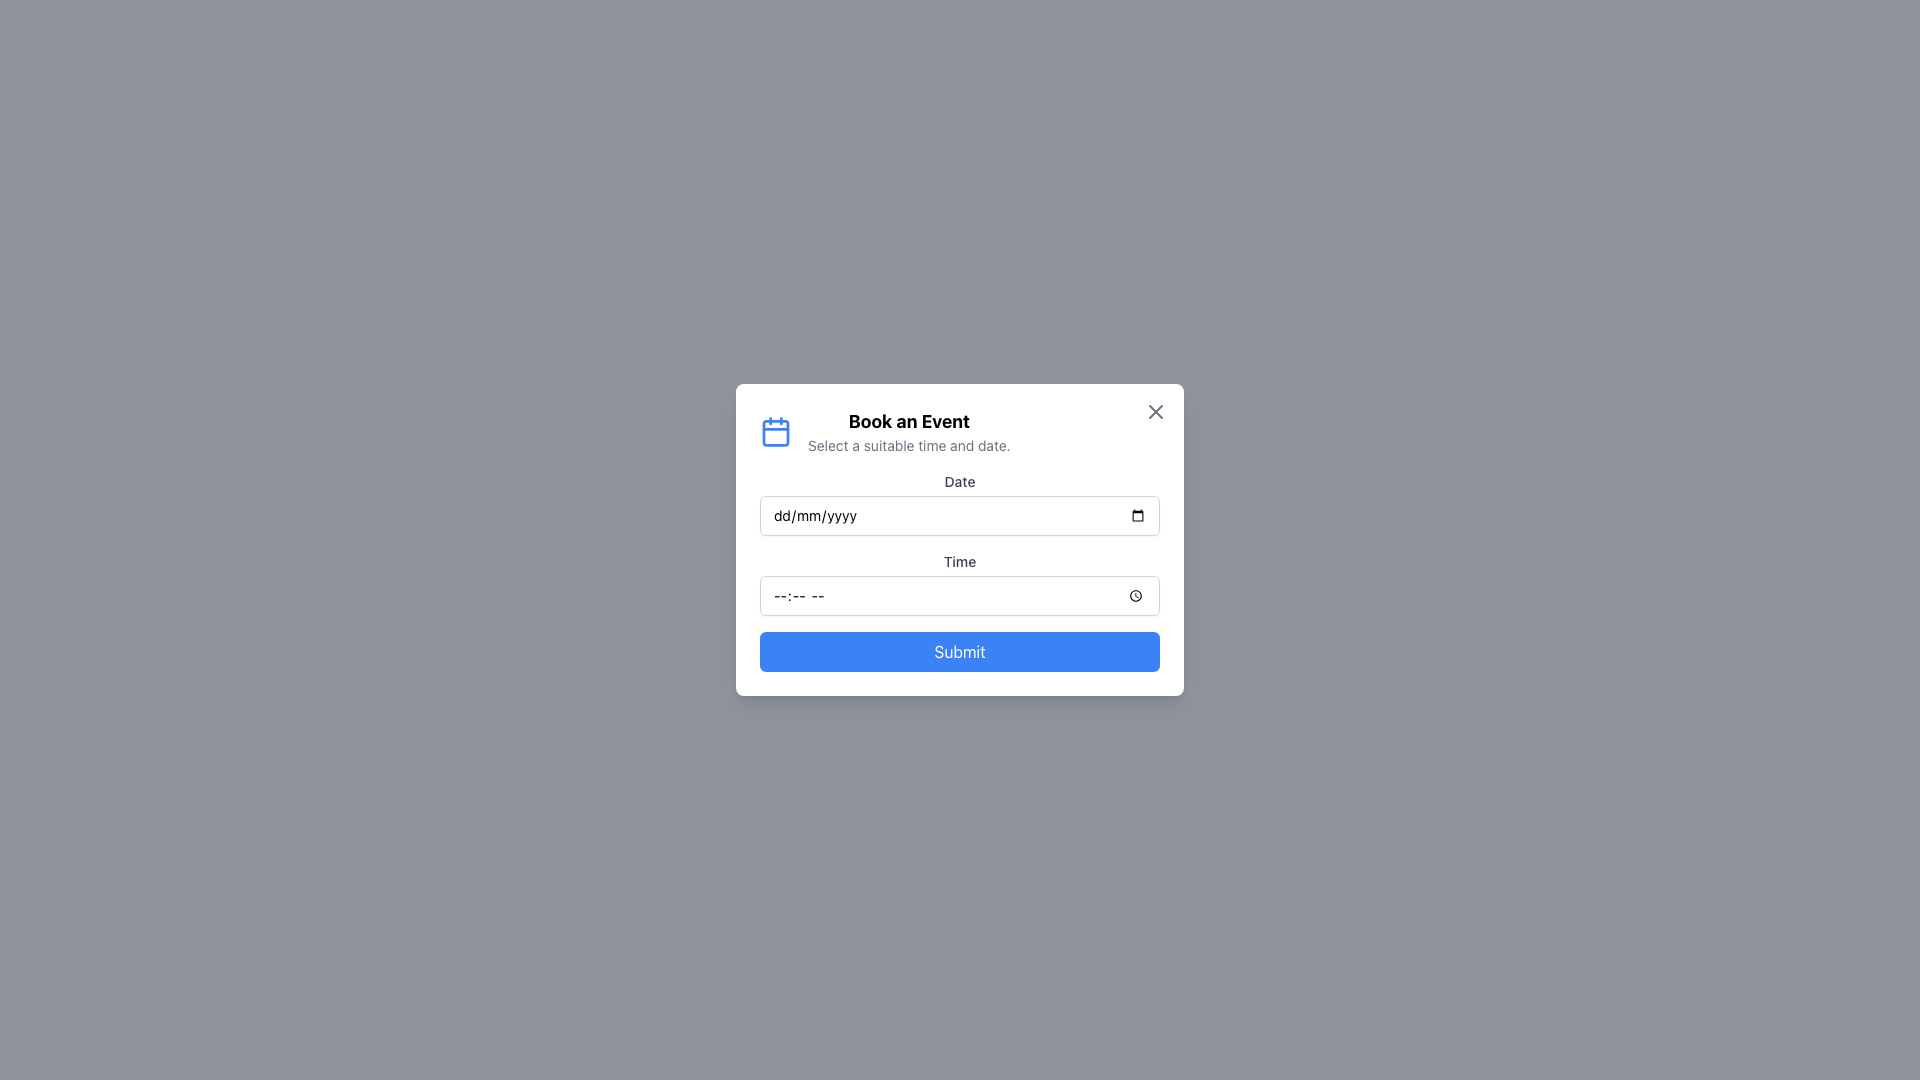 This screenshot has width=1920, height=1080. What do you see at coordinates (960, 571) in the screenshot?
I see `the time input field within the event booking modal` at bounding box center [960, 571].